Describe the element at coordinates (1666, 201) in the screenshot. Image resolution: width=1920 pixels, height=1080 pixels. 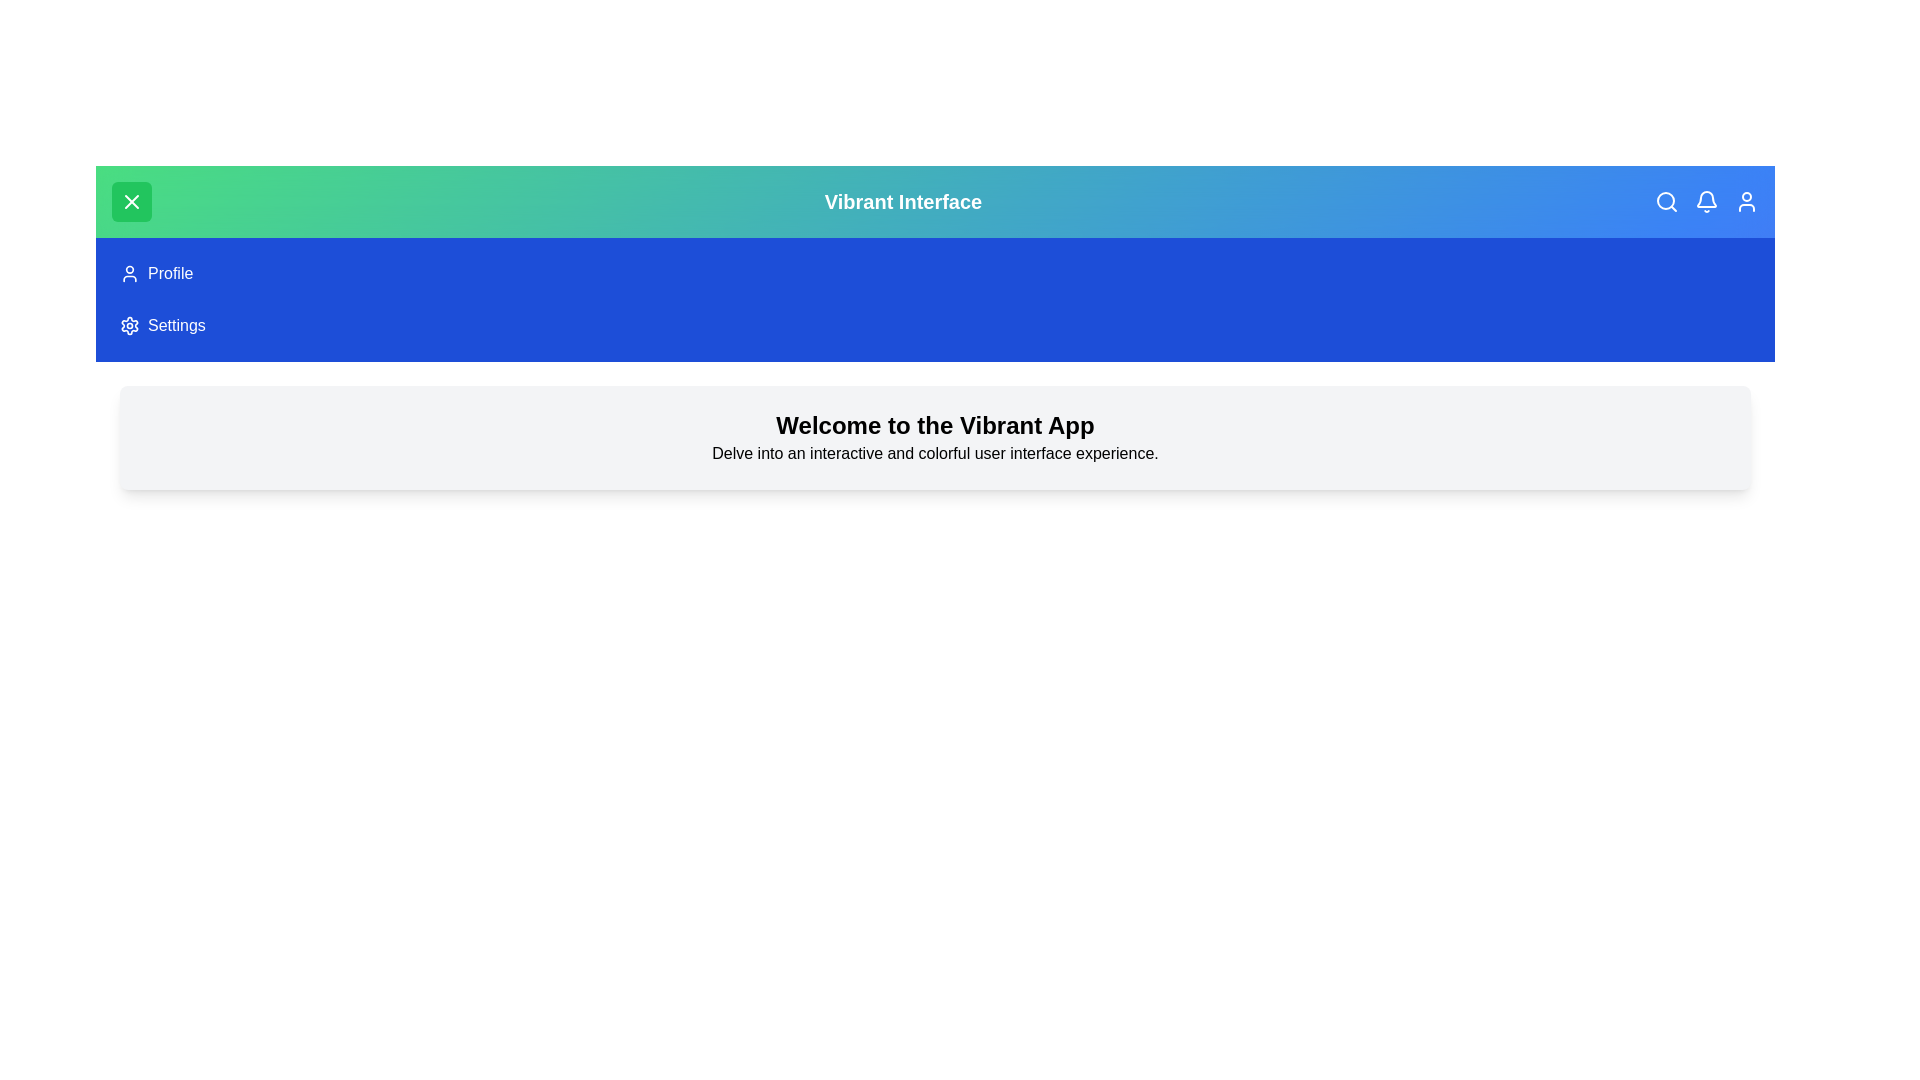
I see `the search icon in the app bar` at that location.